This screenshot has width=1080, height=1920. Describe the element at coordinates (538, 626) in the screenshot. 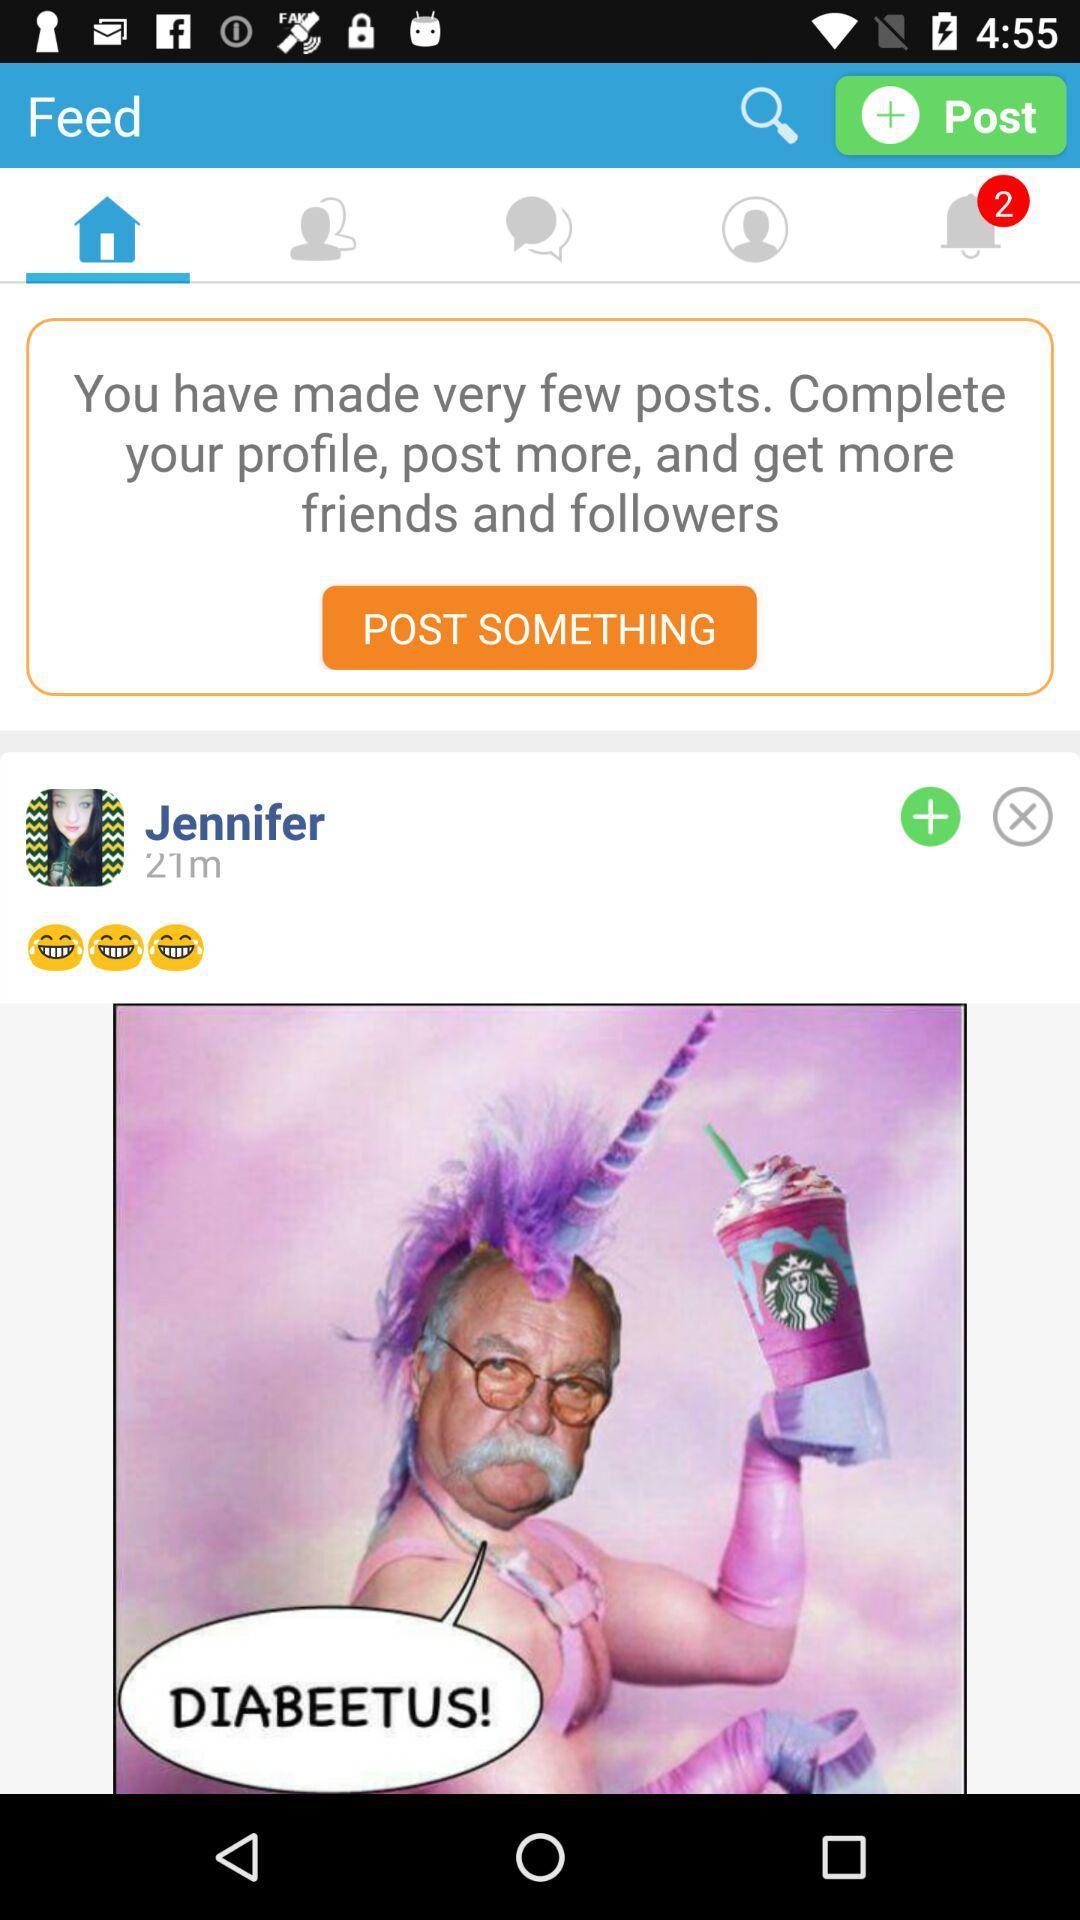

I see `the post something icon` at that location.